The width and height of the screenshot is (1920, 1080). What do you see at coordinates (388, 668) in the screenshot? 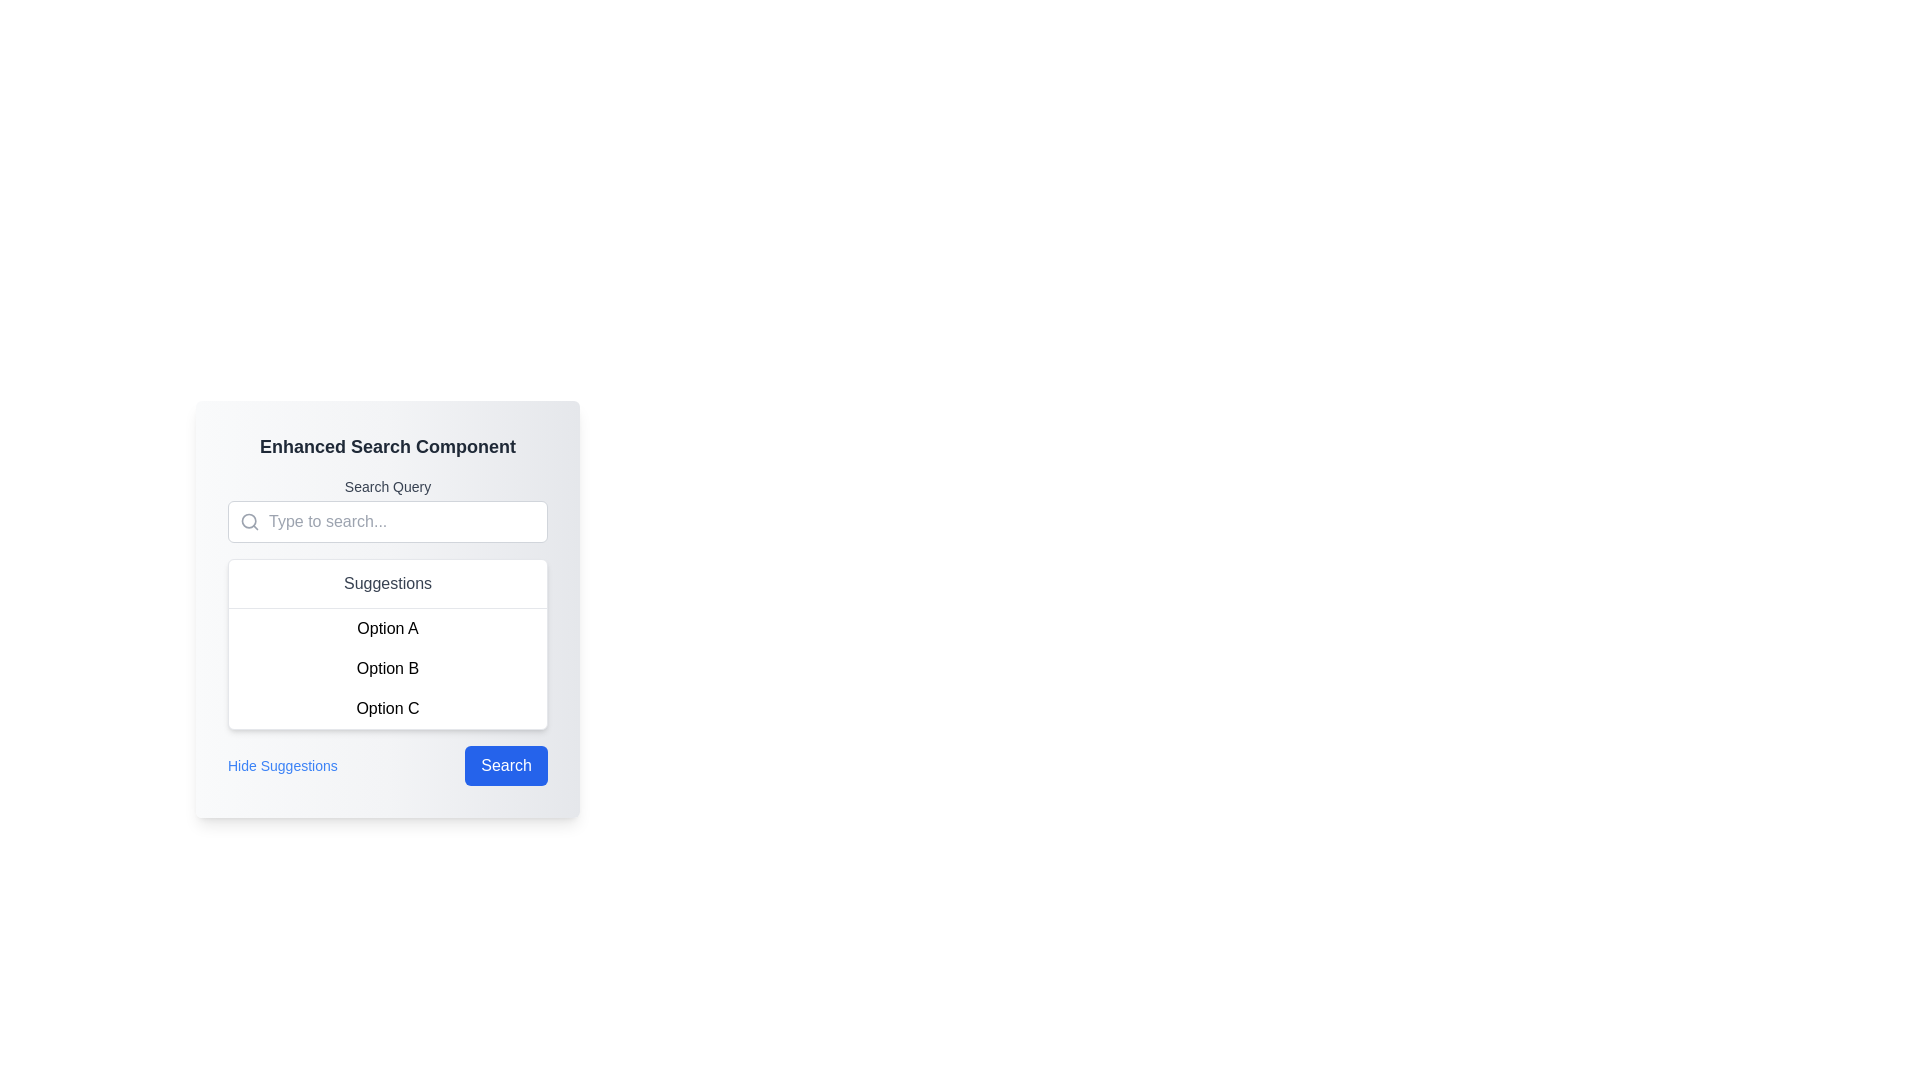
I see `the selectable list item labeled 'Option B' located under the 'Suggestions' section` at bounding box center [388, 668].